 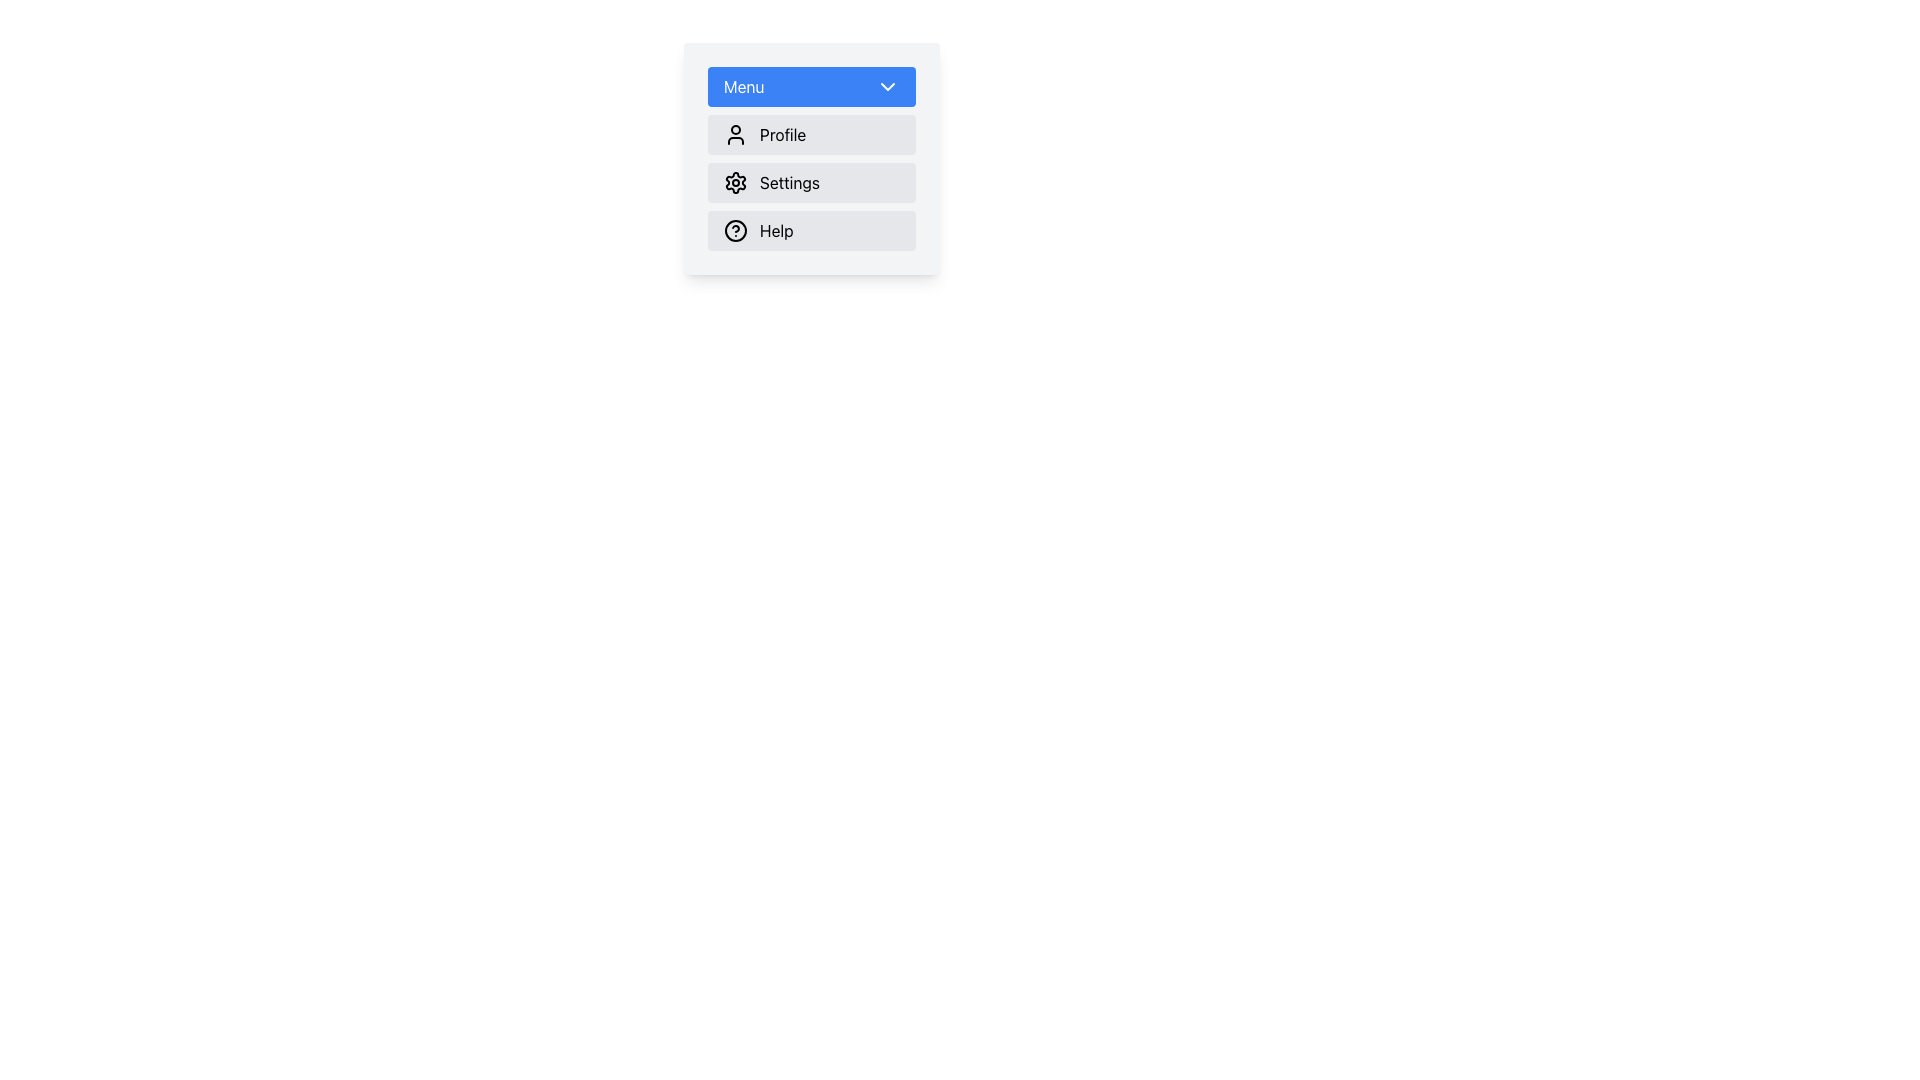 What do you see at coordinates (887, 86) in the screenshot?
I see `the Dropdown indicator icon (Chevron down) located on the far-right end of the blue 'Menu' button` at bounding box center [887, 86].